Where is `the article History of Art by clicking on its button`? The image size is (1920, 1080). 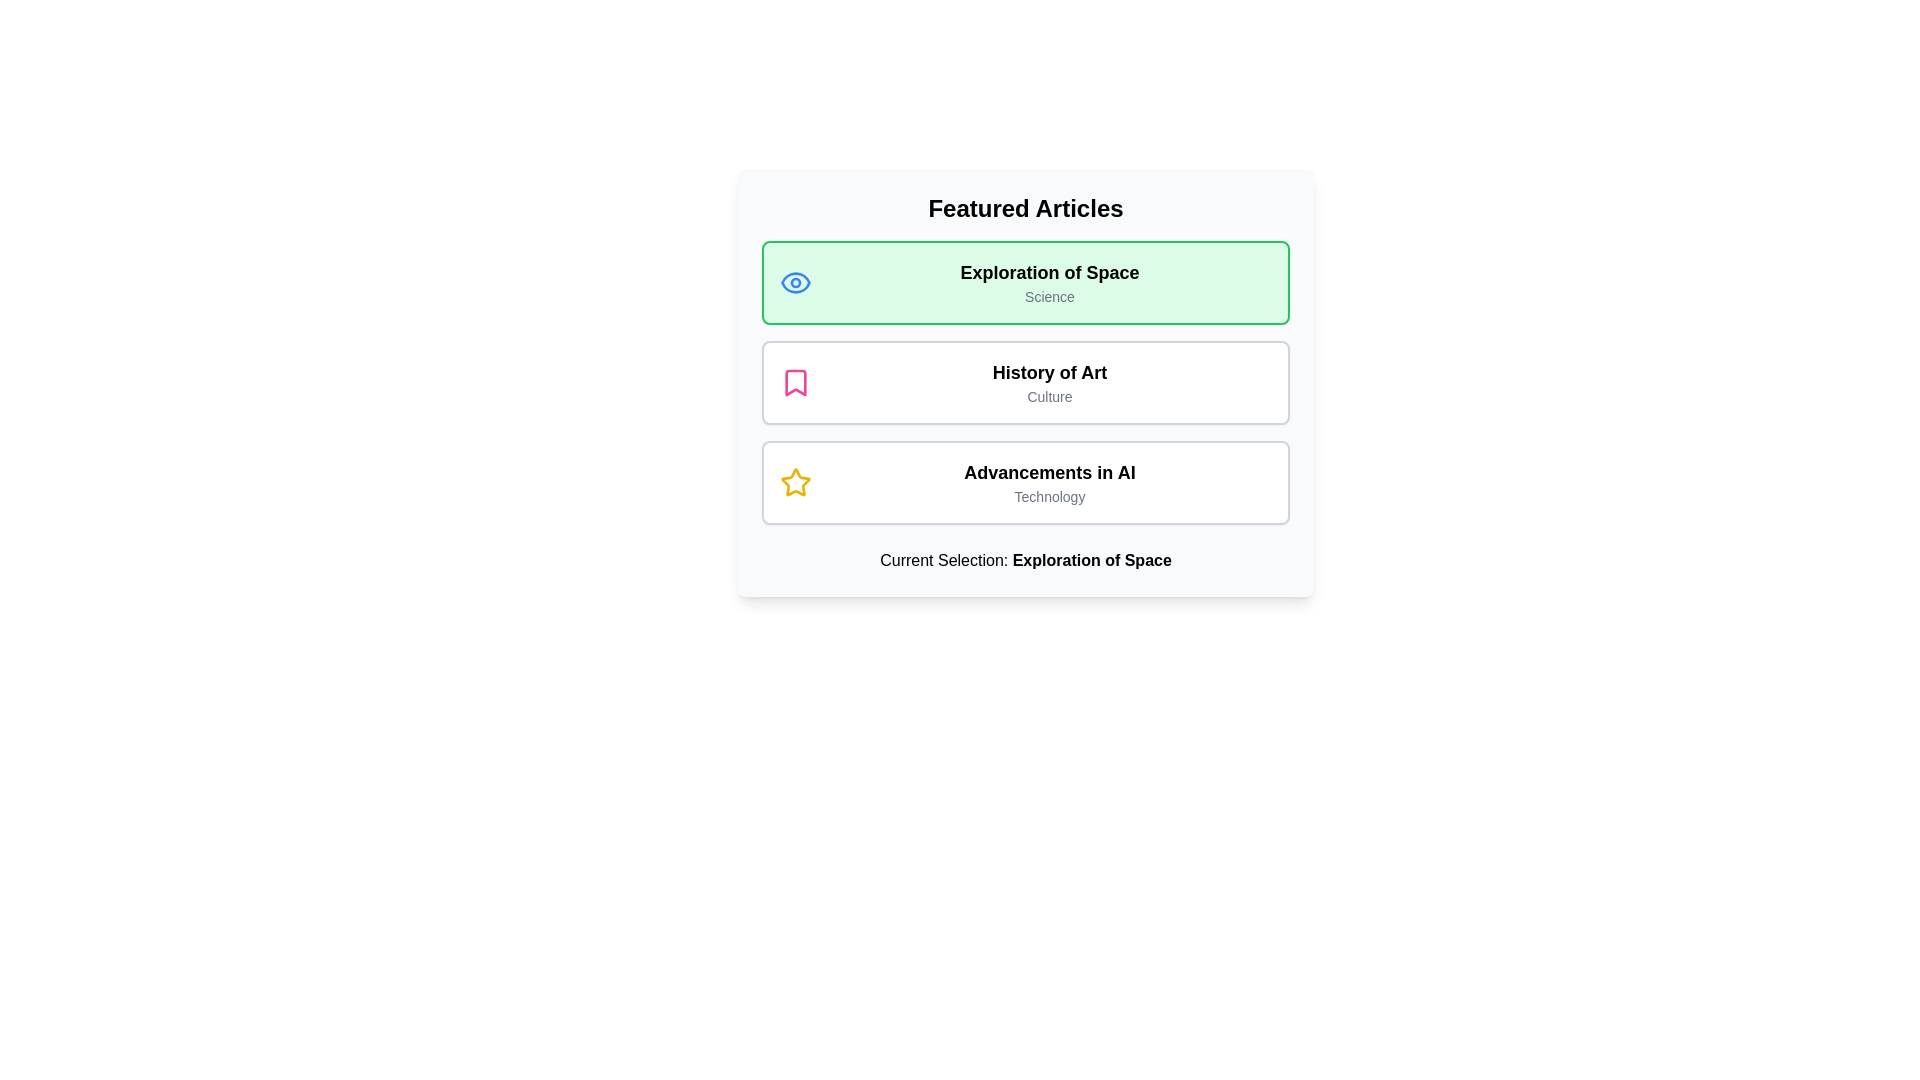 the article History of Art by clicking on its button is located at coordinates (1026, 382).